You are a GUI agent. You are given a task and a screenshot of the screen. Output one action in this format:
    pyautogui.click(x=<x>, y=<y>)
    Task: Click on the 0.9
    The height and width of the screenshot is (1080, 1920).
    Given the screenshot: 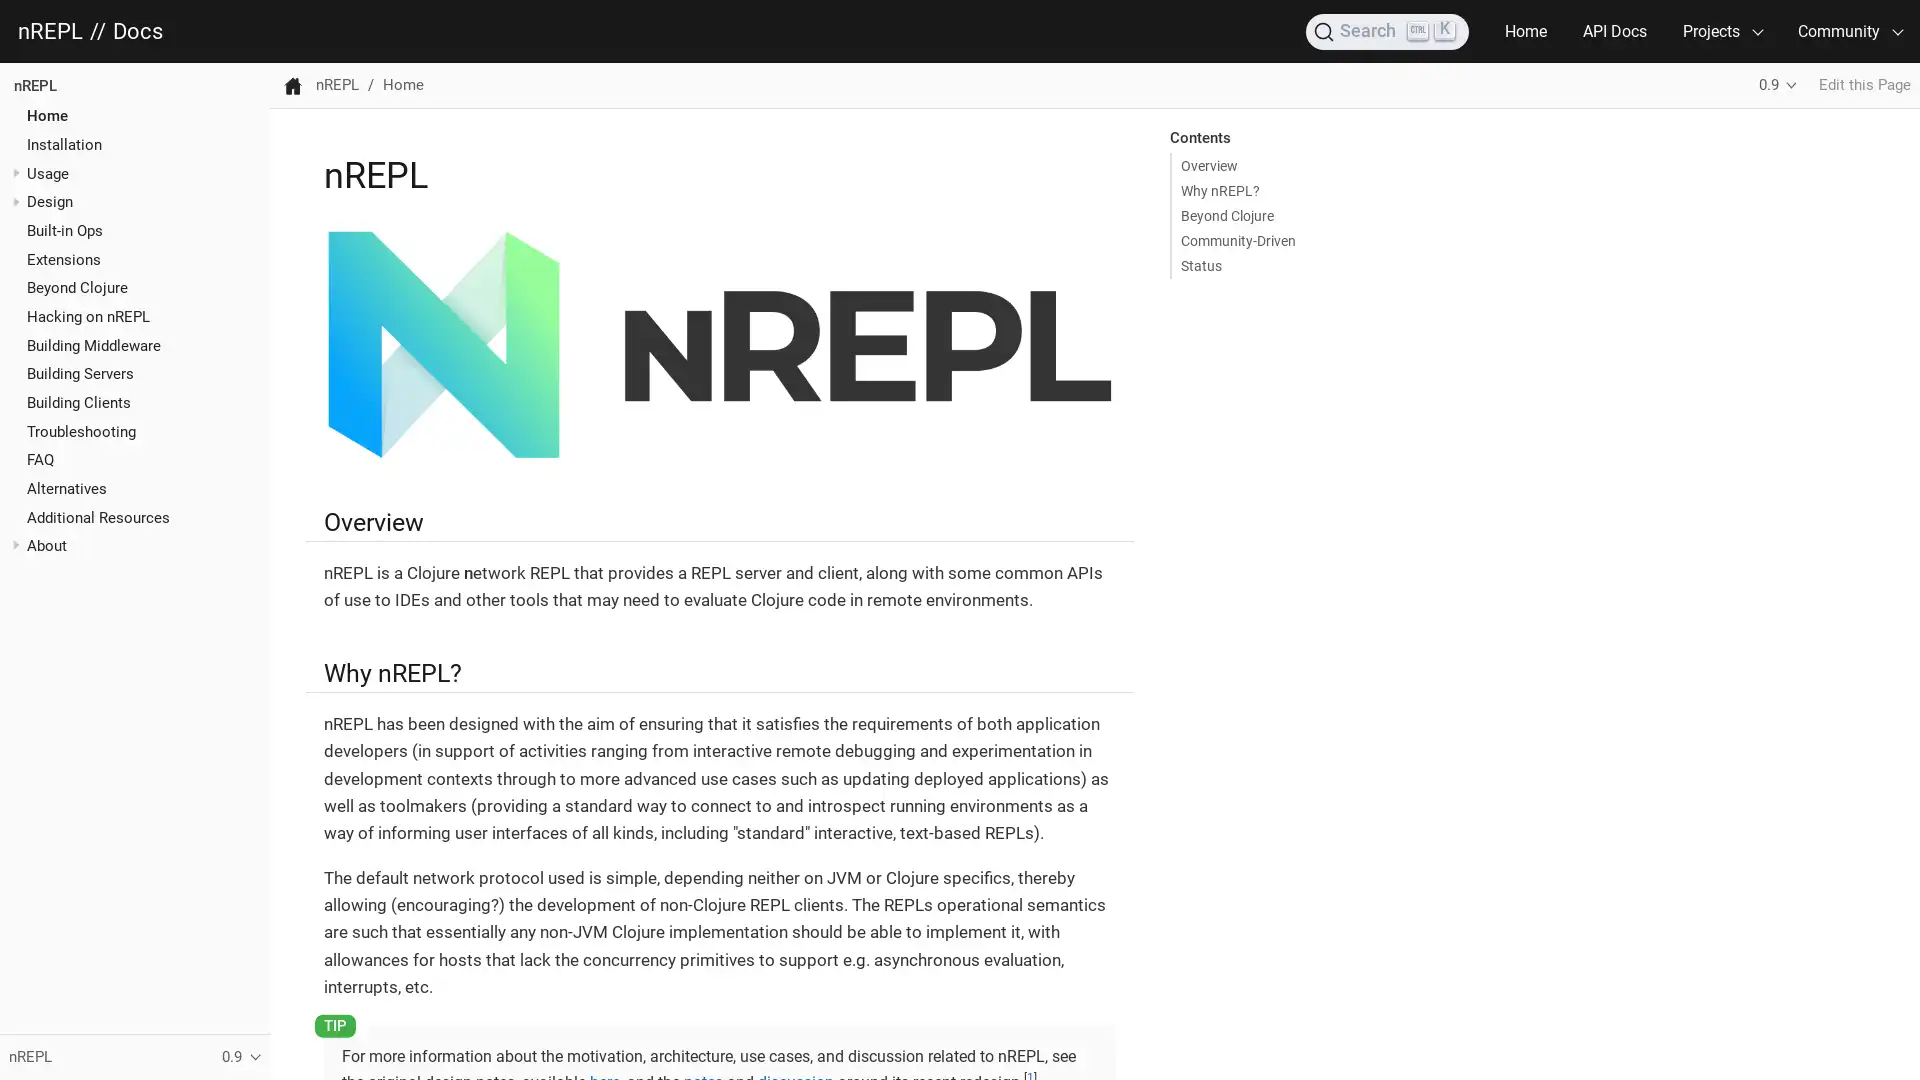 What is the action you would take?
    pyautogui.click(x=1777, y=84)
    